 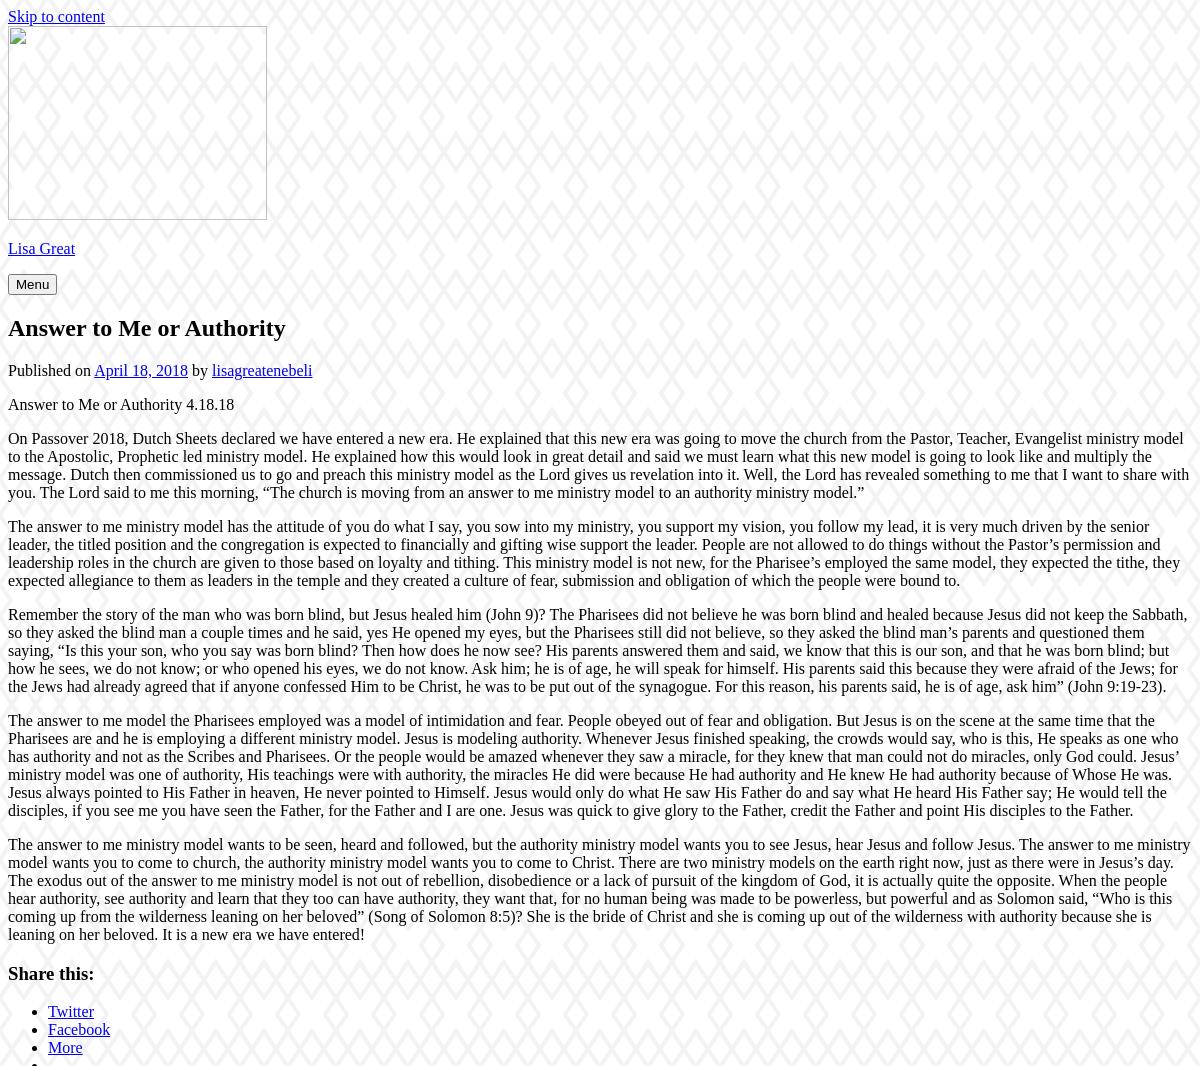 What do you see at coordinates (65, 1047) in the screenshot?
I see `'More'` at bounding box center [65, 1047].